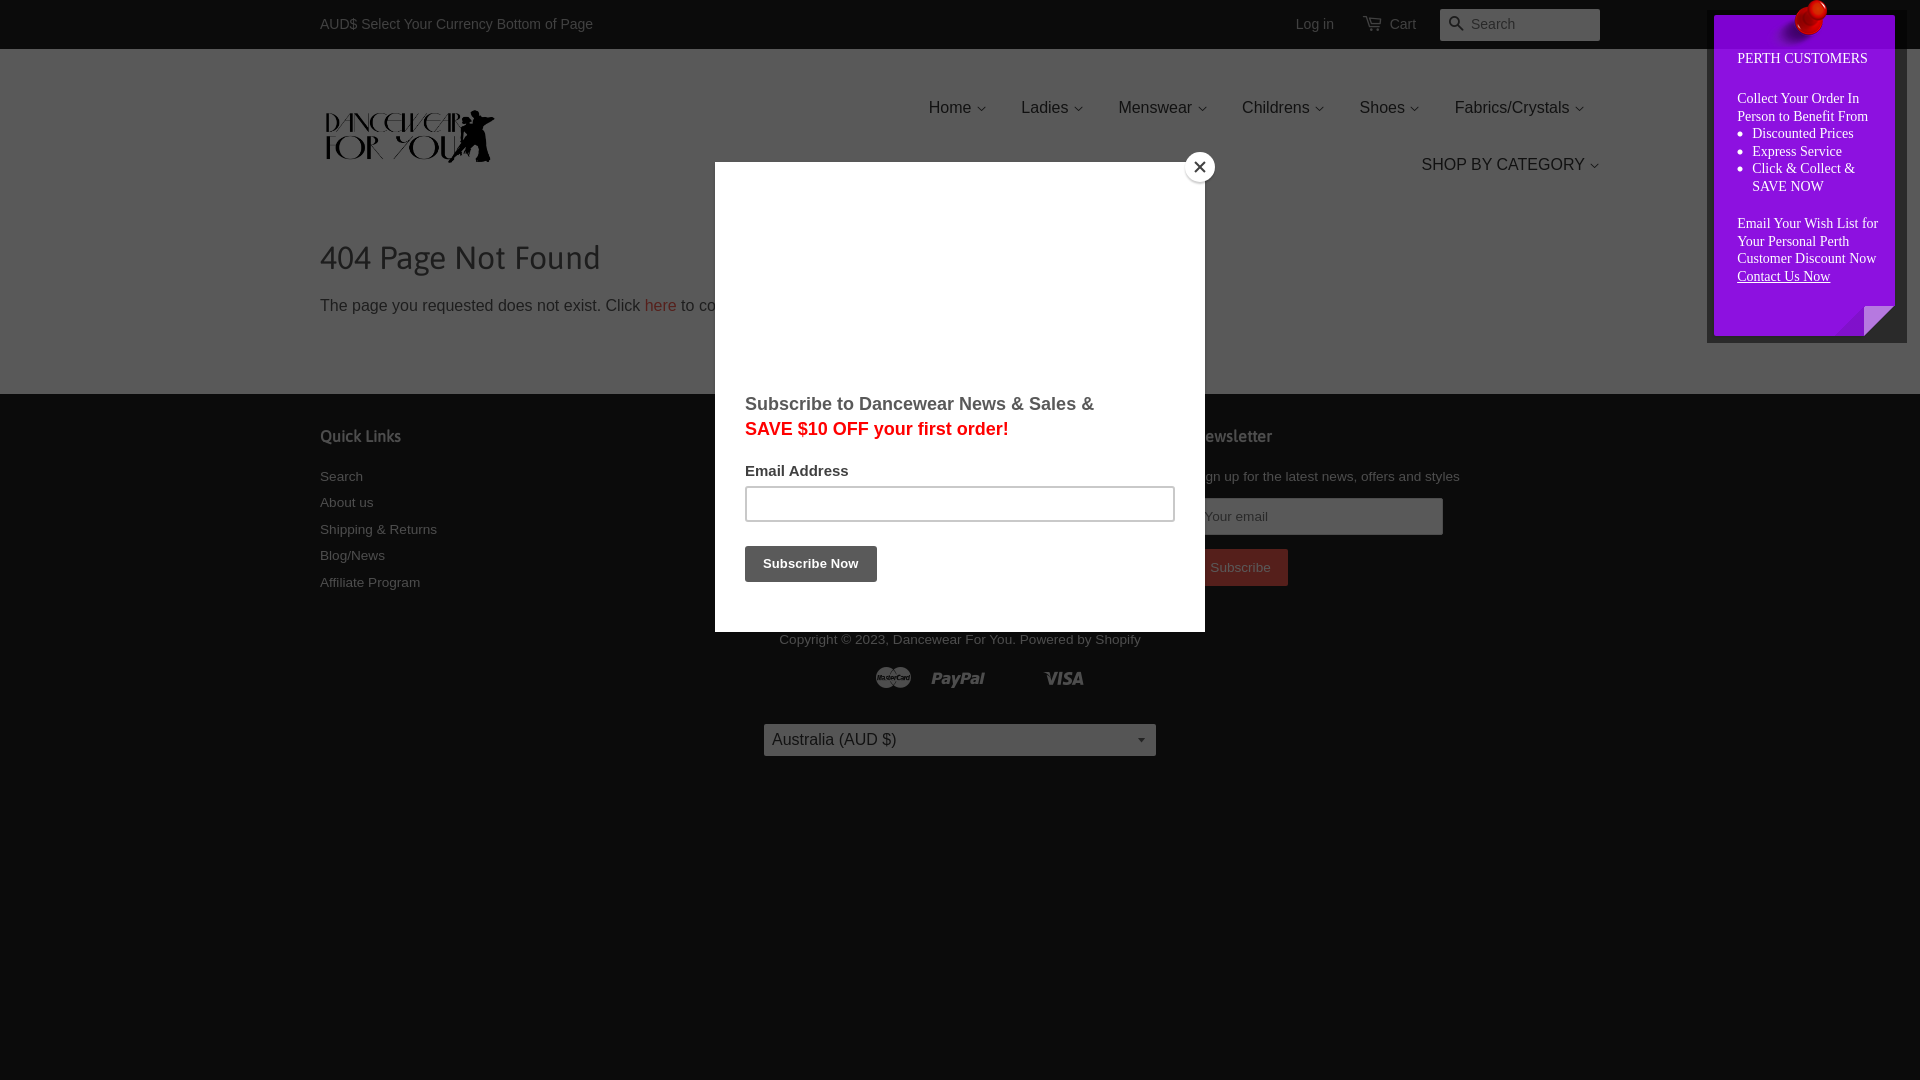 The image size is (1920, 1080). What do you see at coordinates (1051, 107) in the screenshot?
I see `'Ladies'` at bounding box center [1051, 107].